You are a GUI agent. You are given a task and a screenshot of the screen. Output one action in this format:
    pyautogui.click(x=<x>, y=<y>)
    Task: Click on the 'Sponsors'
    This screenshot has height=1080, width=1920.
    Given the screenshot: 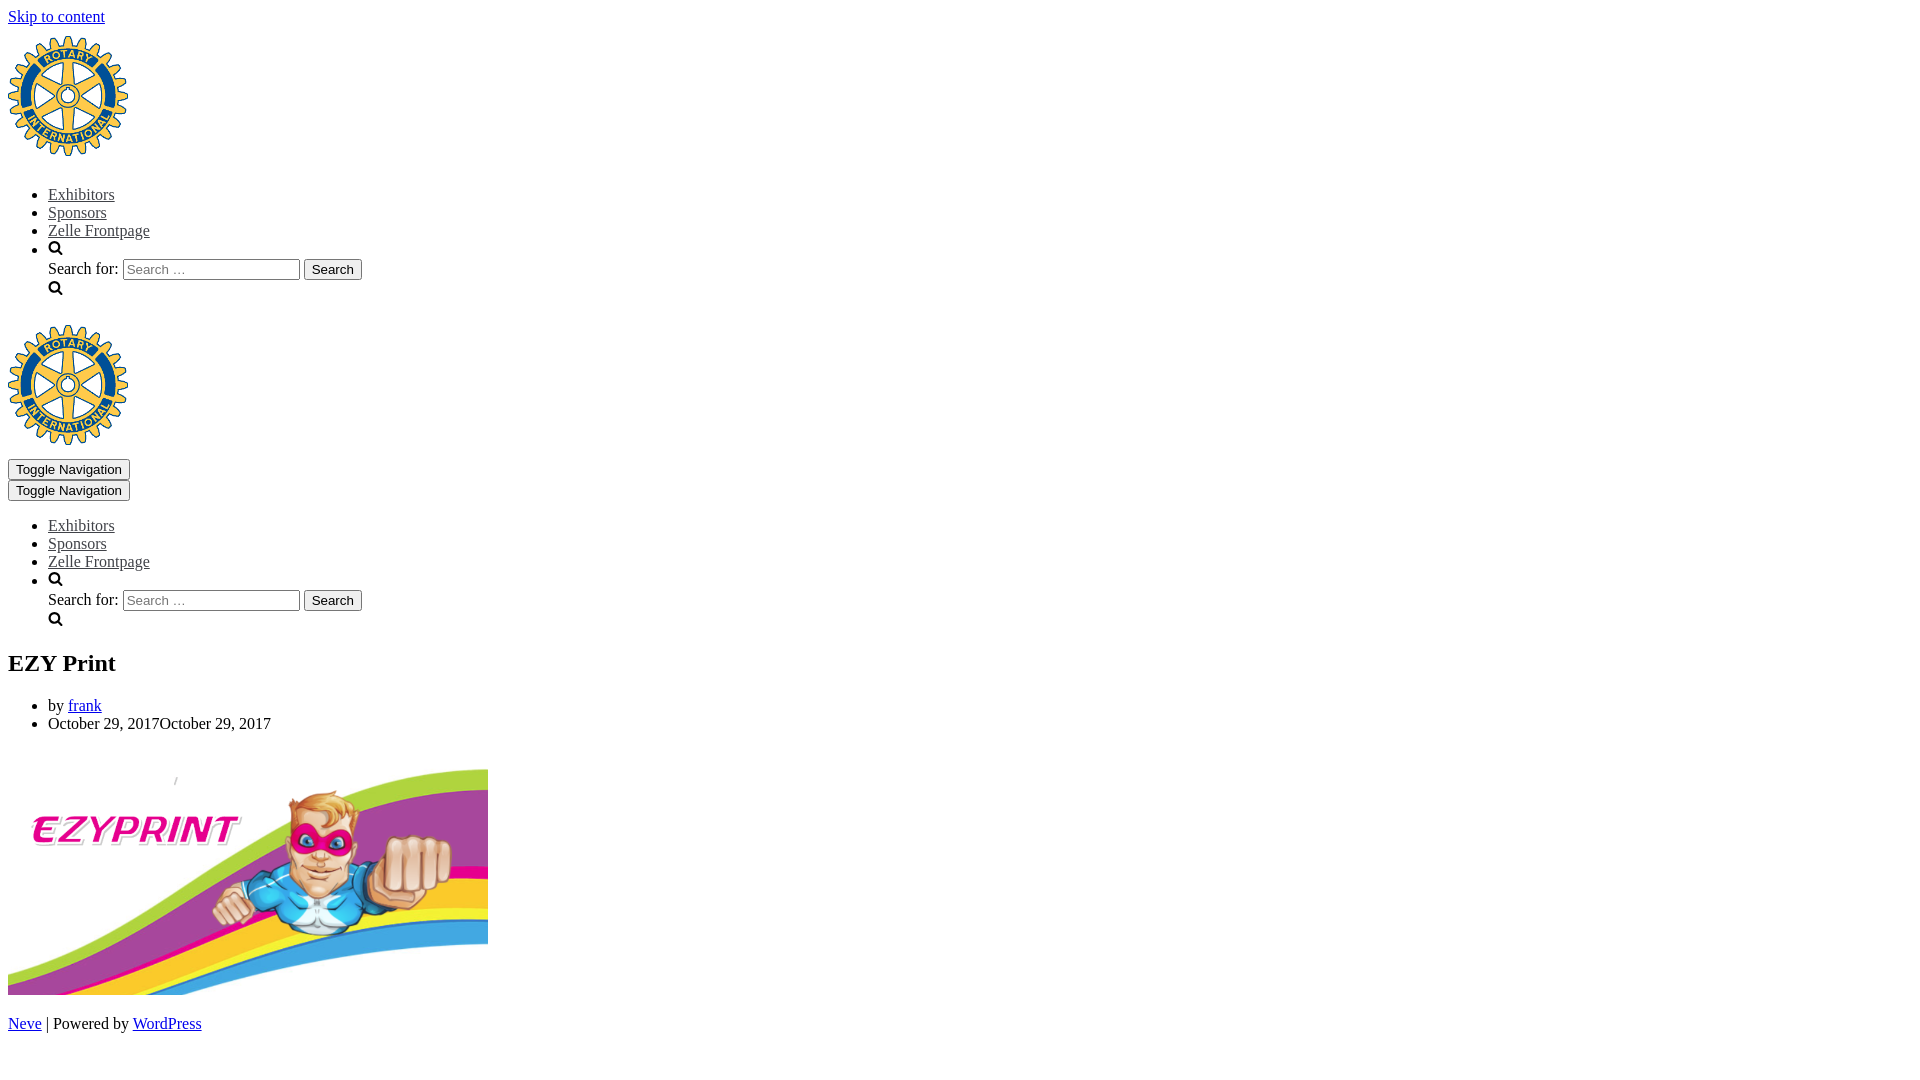 What is the action you would take?
    pyautogui.click(x=77, y=543)
    